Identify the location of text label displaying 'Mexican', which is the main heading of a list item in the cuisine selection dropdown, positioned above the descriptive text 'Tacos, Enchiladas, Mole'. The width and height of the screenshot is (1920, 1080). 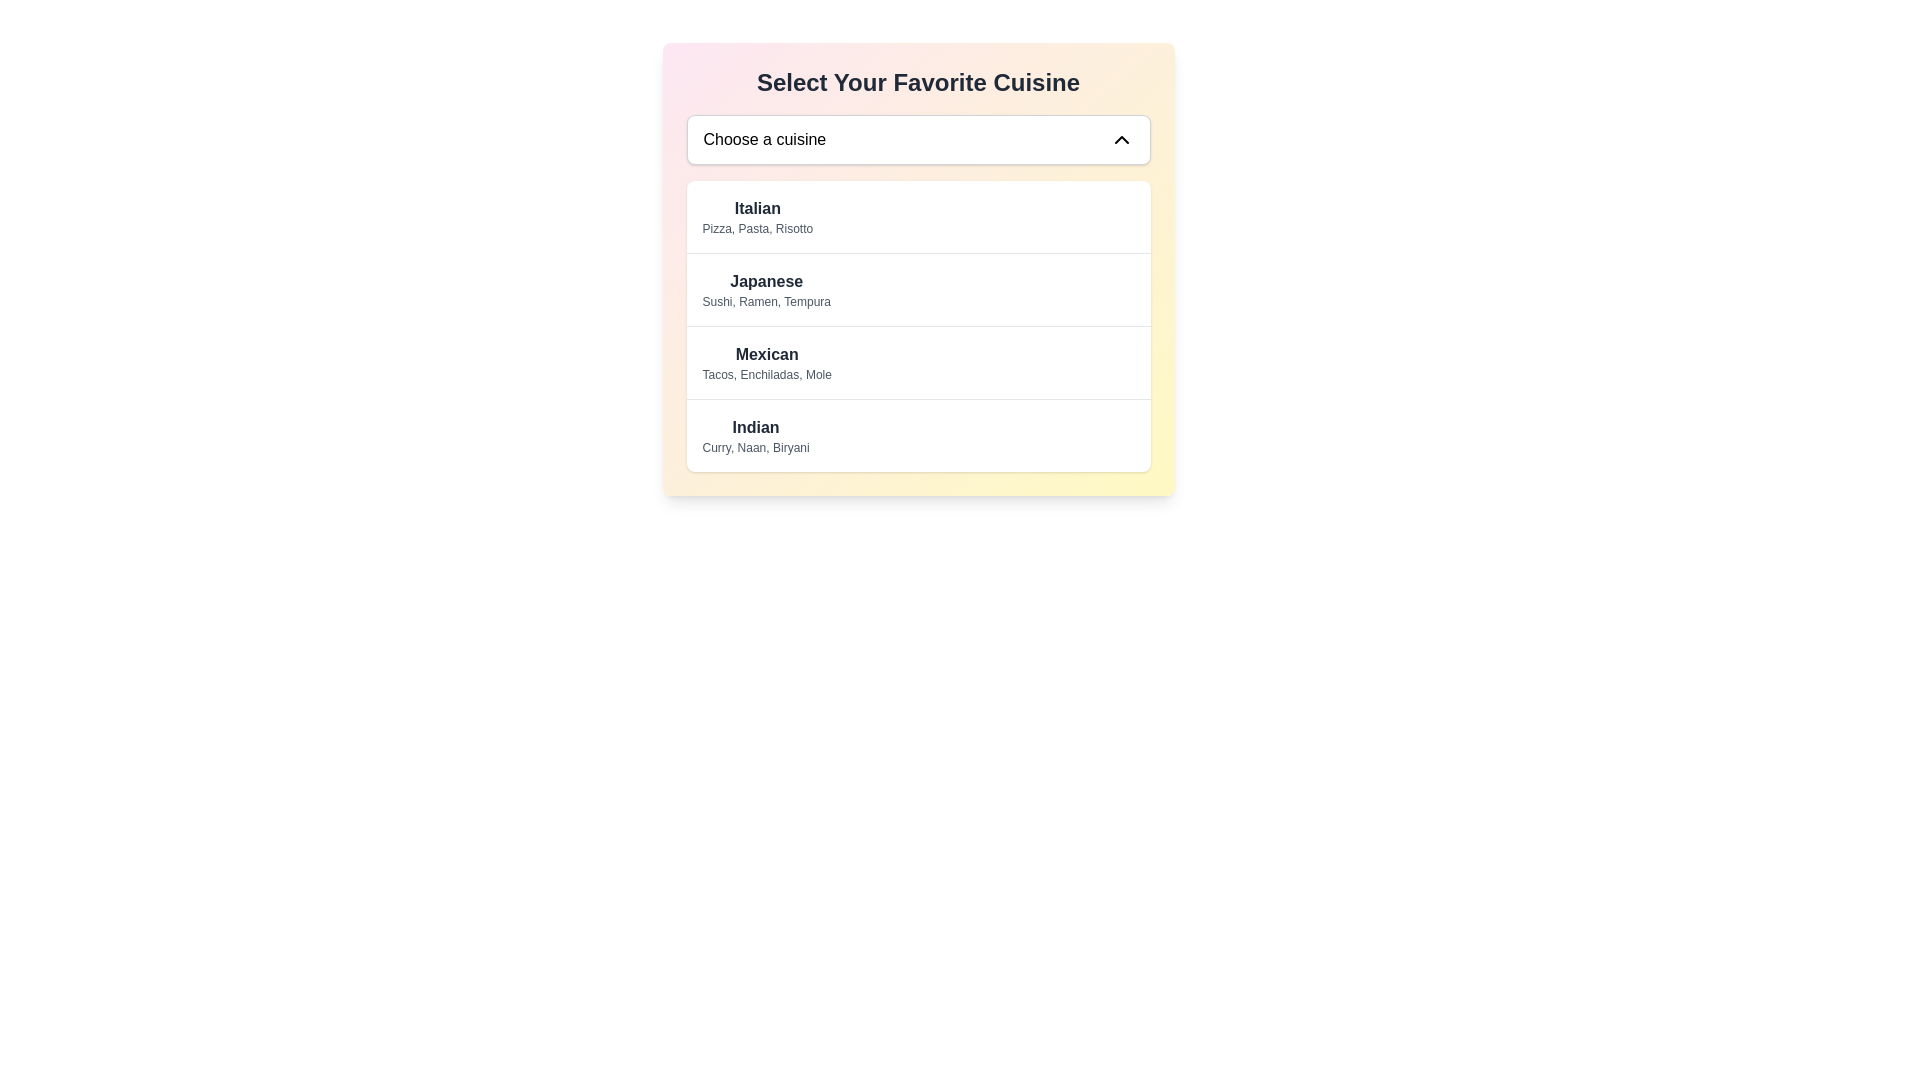
(766, 353).